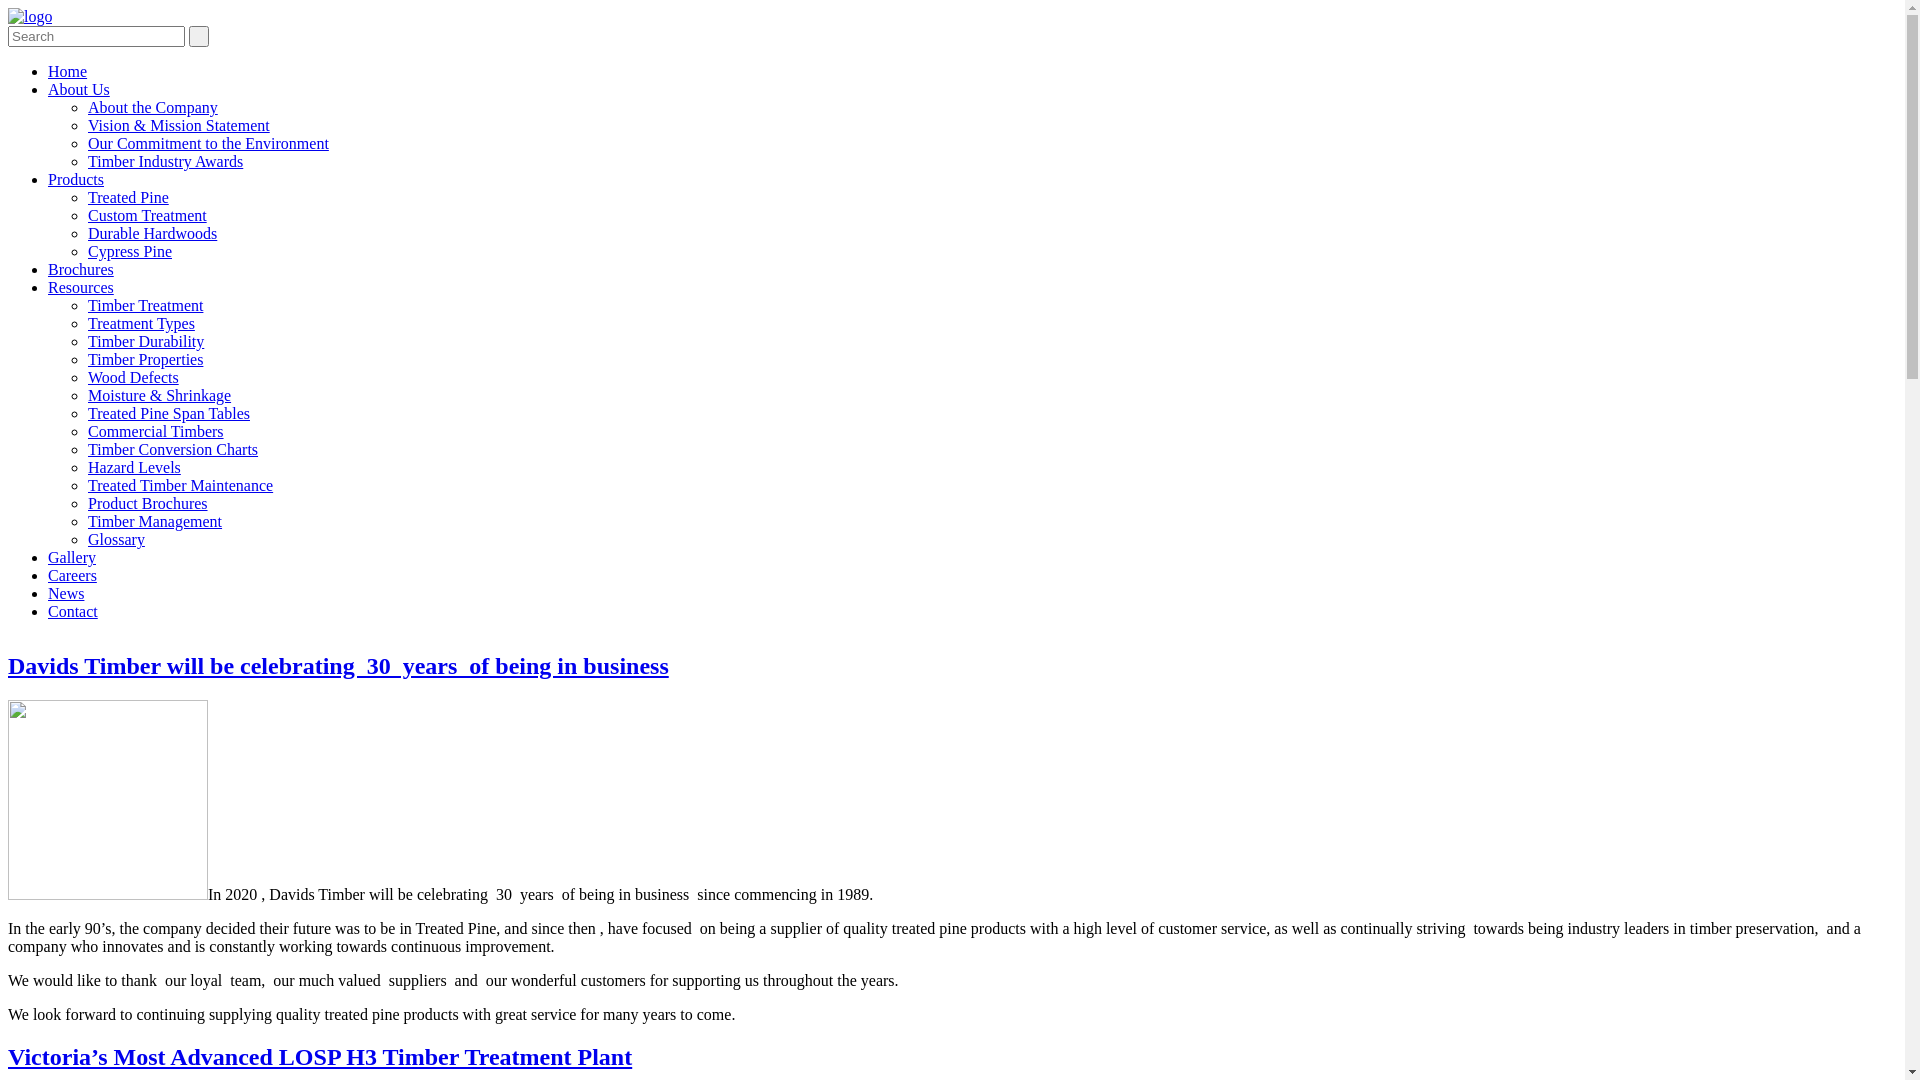  What do you see at coordinates (29, 16) in the screenshot?
I see `'Davids Timber'` at bounding box center [29, 16].